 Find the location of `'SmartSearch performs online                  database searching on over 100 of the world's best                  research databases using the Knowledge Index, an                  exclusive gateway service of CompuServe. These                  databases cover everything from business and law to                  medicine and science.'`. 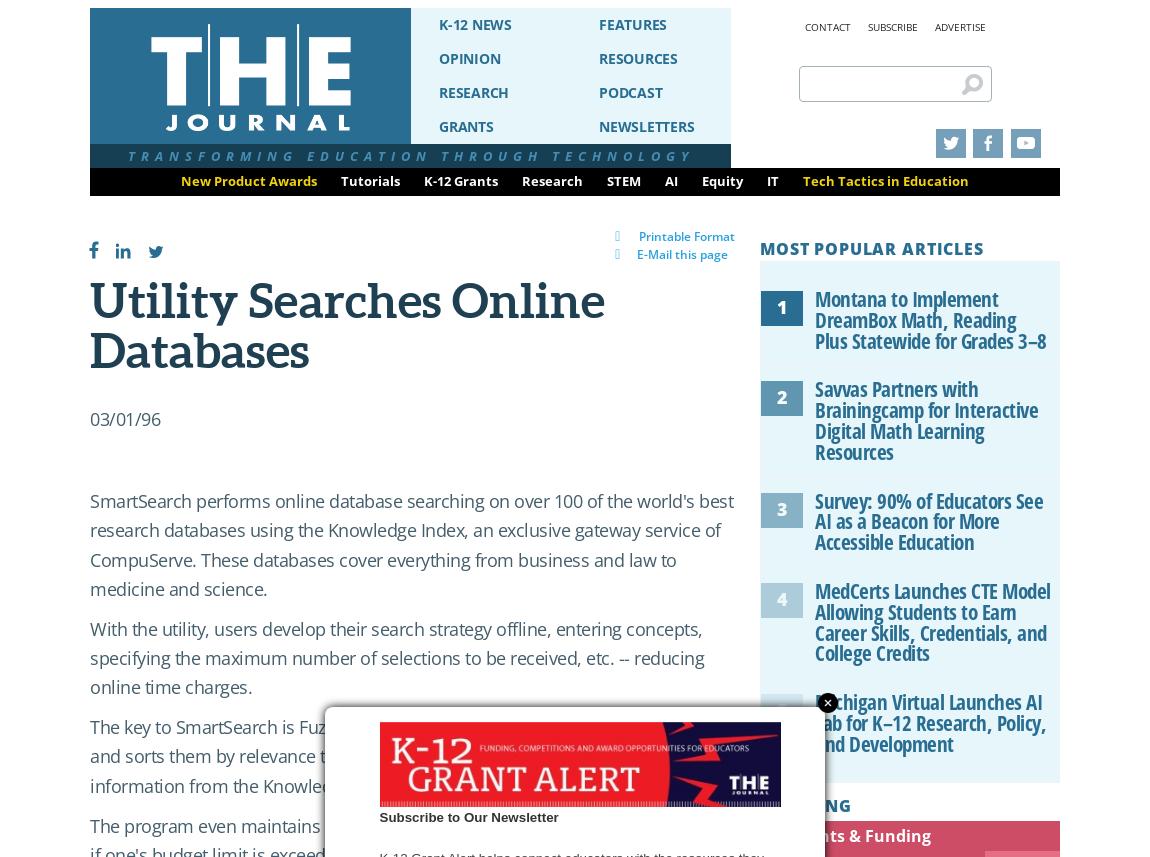

'SmartSearch performs online                  database searching on over 100 of the world's best                  research databases using the Knowledge Index, an                  exclusive gateway service of CompuServe. These                  databases cover everything from business and law to                  medicine and science.' is located at coordinates (411, 543).